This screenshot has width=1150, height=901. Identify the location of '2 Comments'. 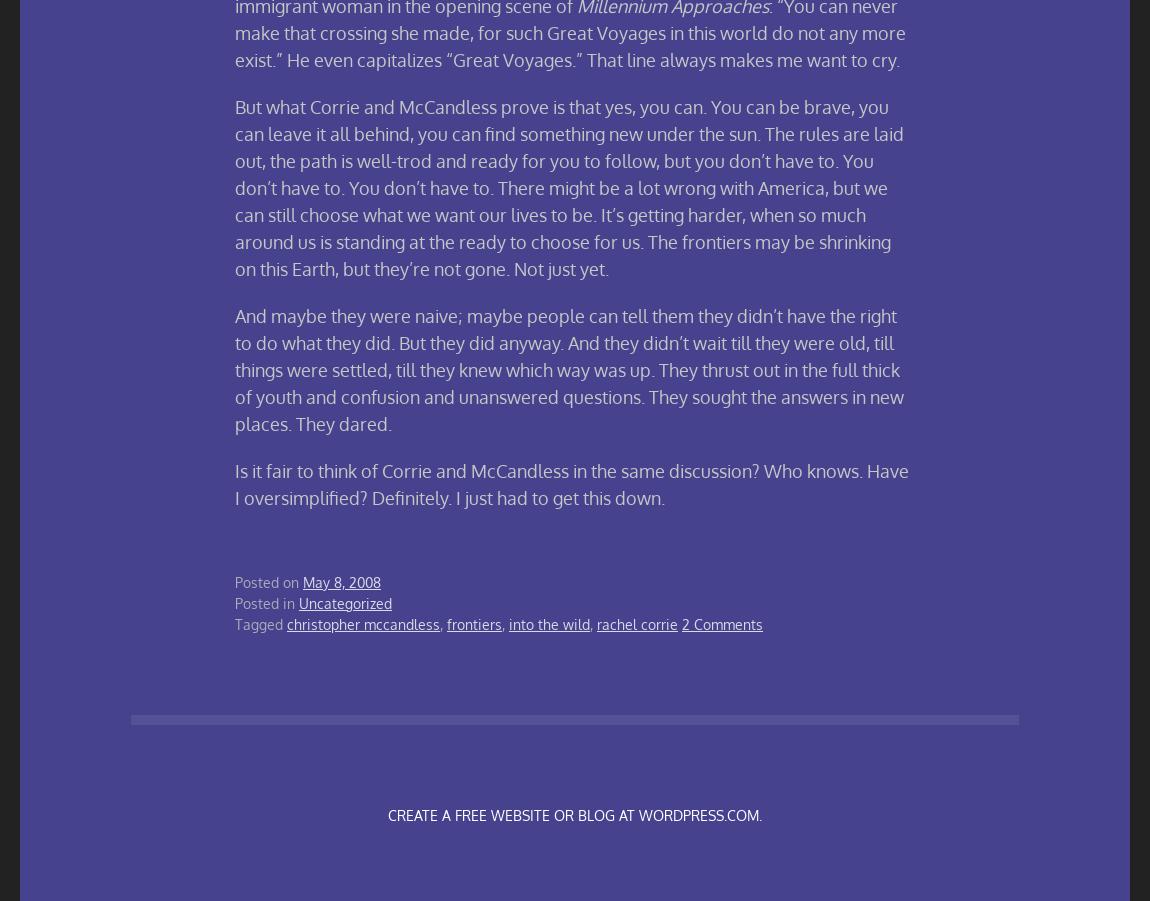
(721, 623).